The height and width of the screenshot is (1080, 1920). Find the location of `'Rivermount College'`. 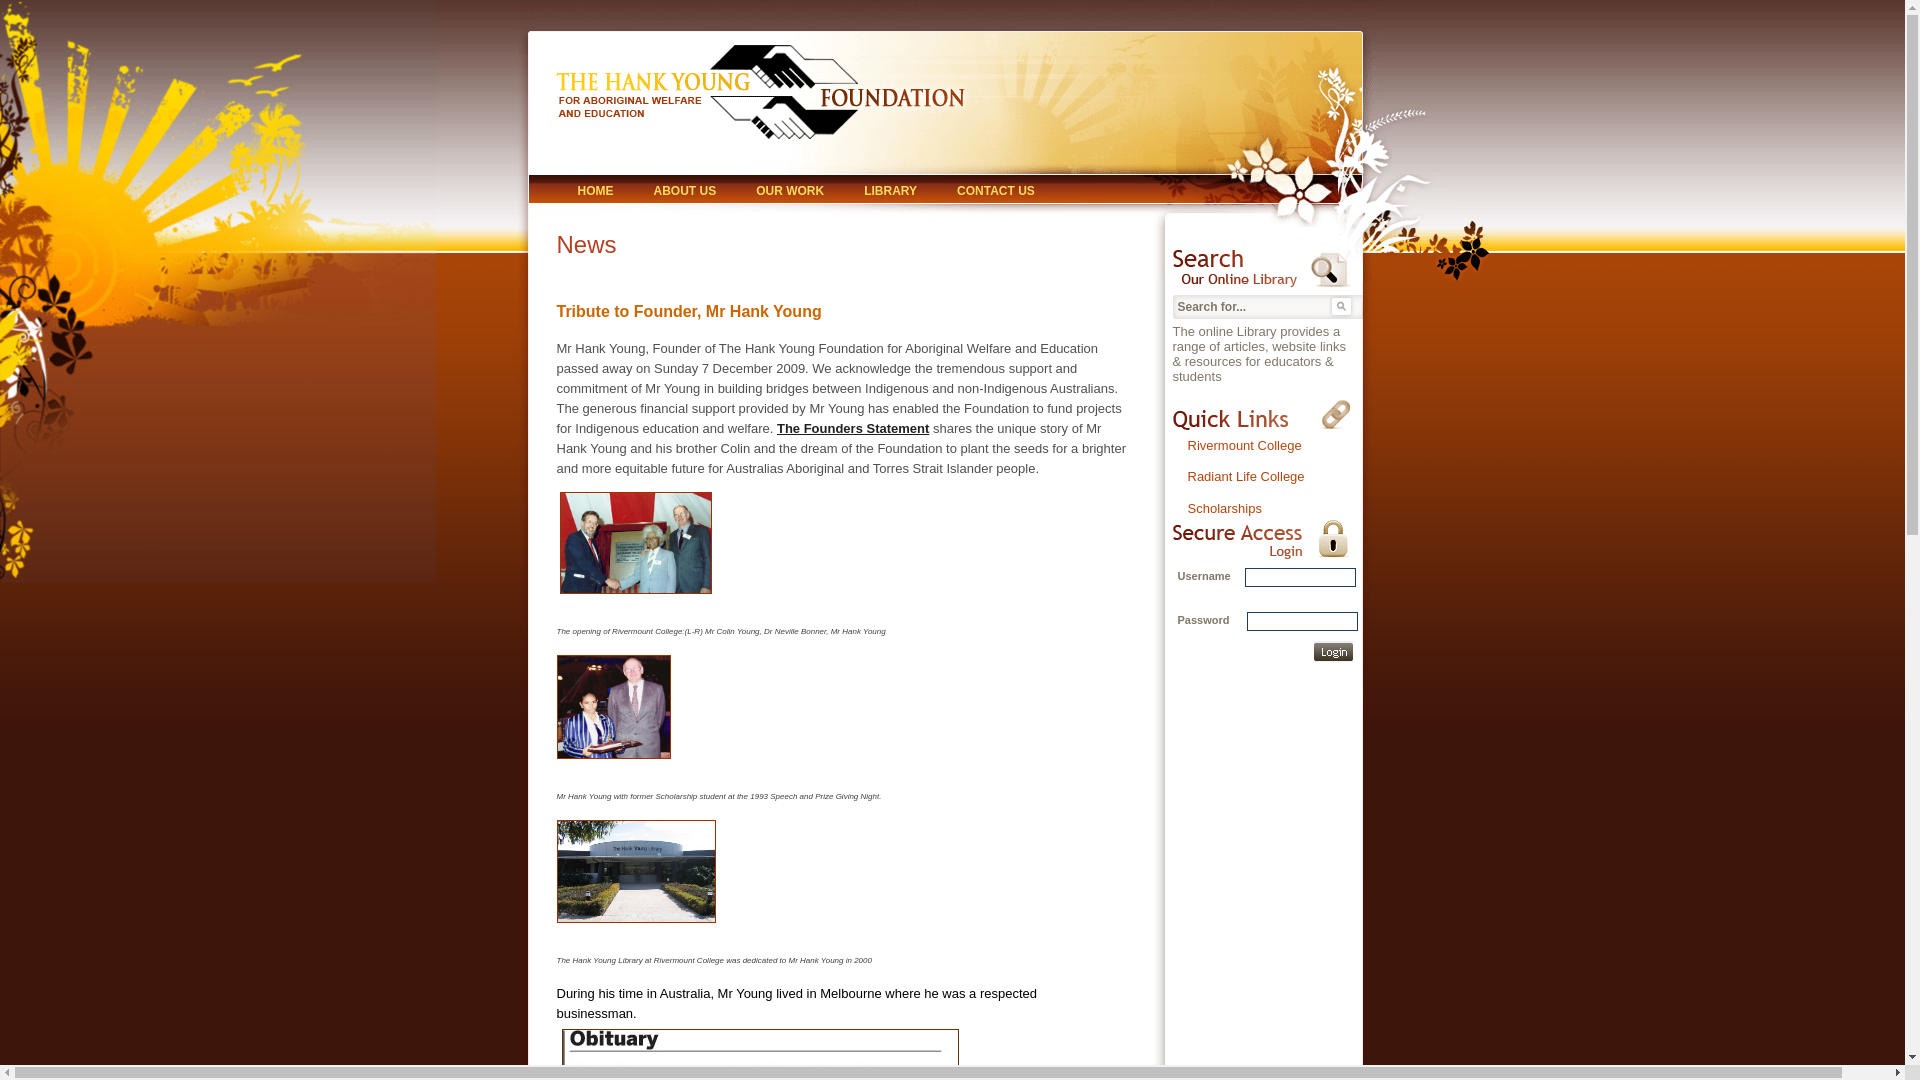

'Rivermount College' is located at coordinates (1243, 444).